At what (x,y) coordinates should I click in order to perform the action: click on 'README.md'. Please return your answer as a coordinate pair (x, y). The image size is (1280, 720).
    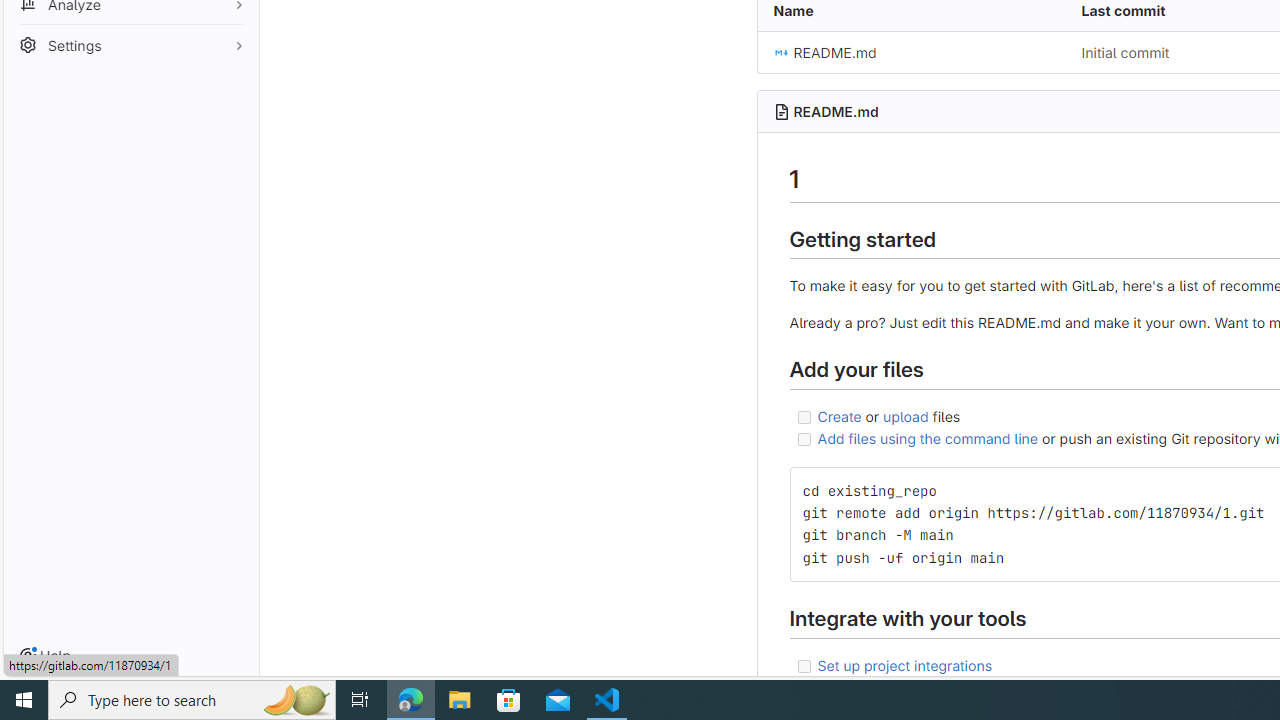
    Looking at the image, I should click on (910, 51).